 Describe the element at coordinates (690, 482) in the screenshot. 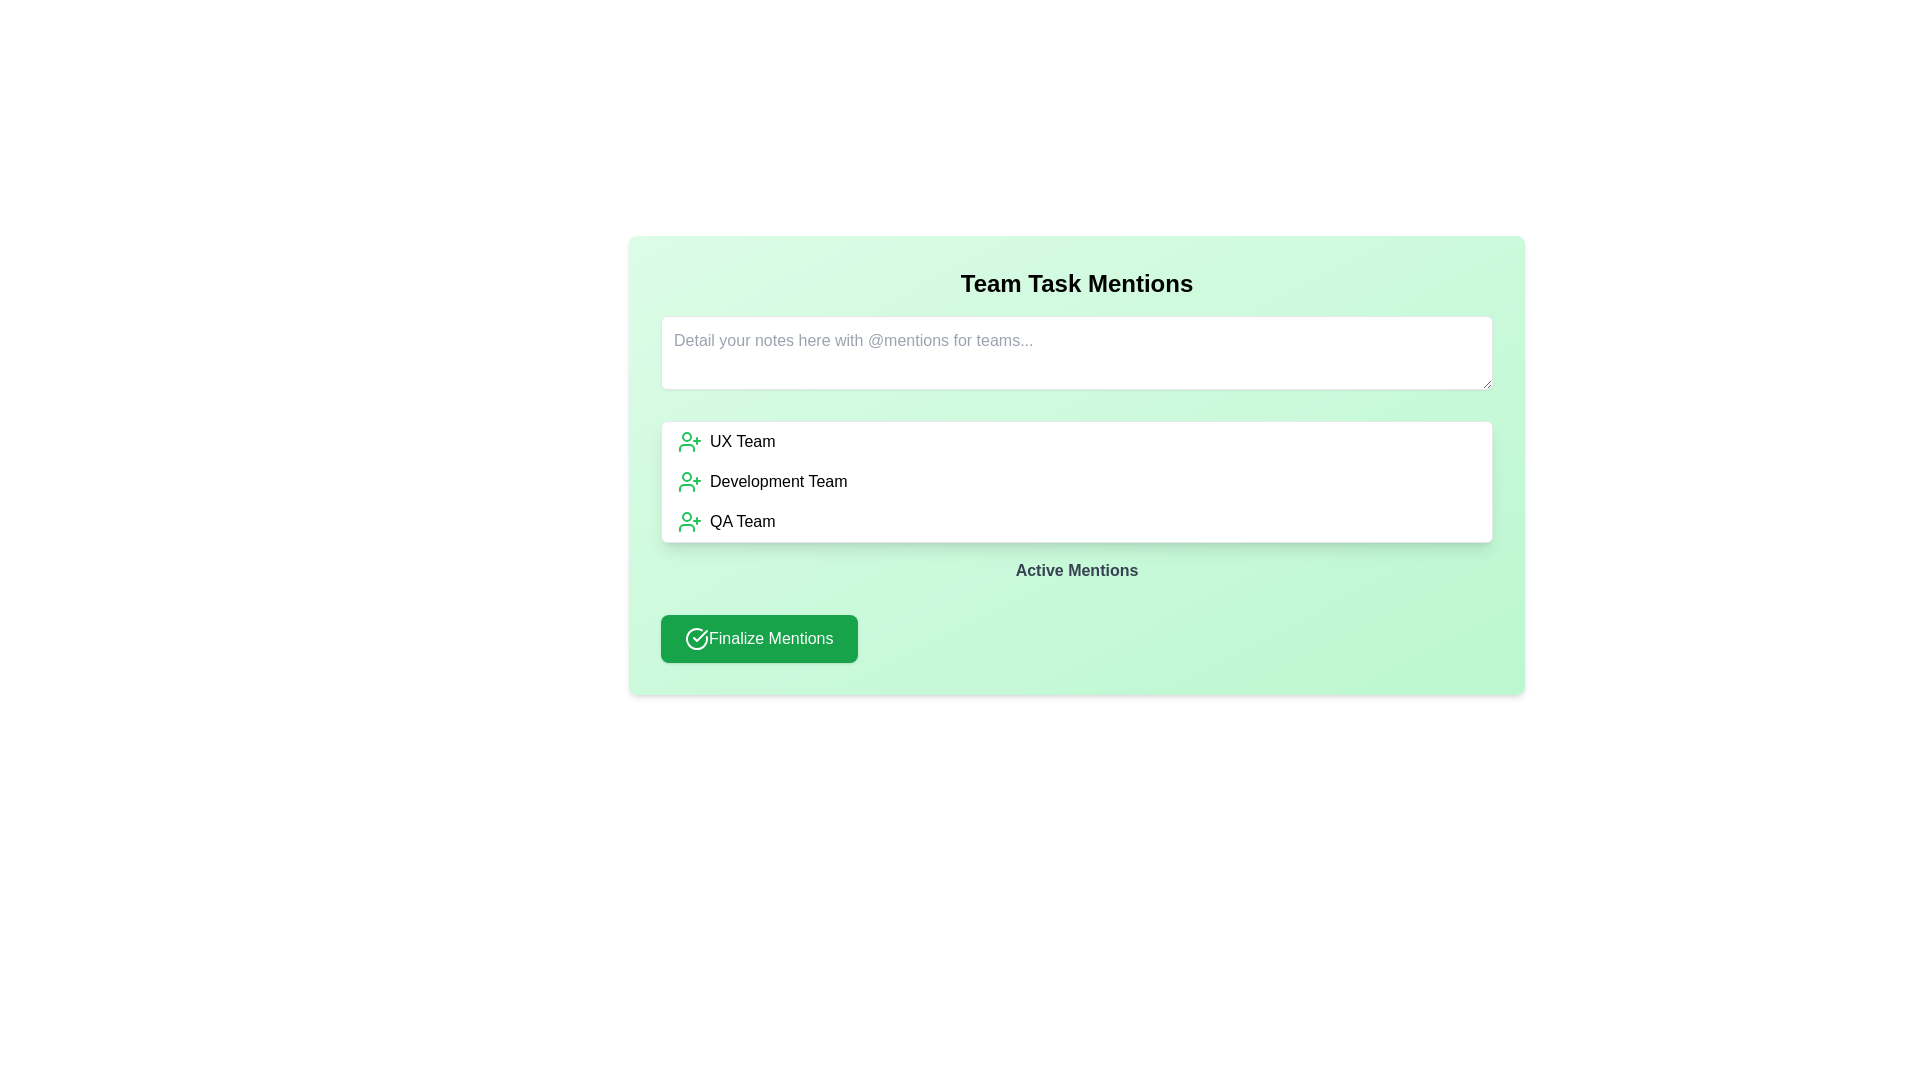

I see `the icon that is the first visual identifier associated with adding members to the 'Development Team', located immediately to the left of the label` at that location.